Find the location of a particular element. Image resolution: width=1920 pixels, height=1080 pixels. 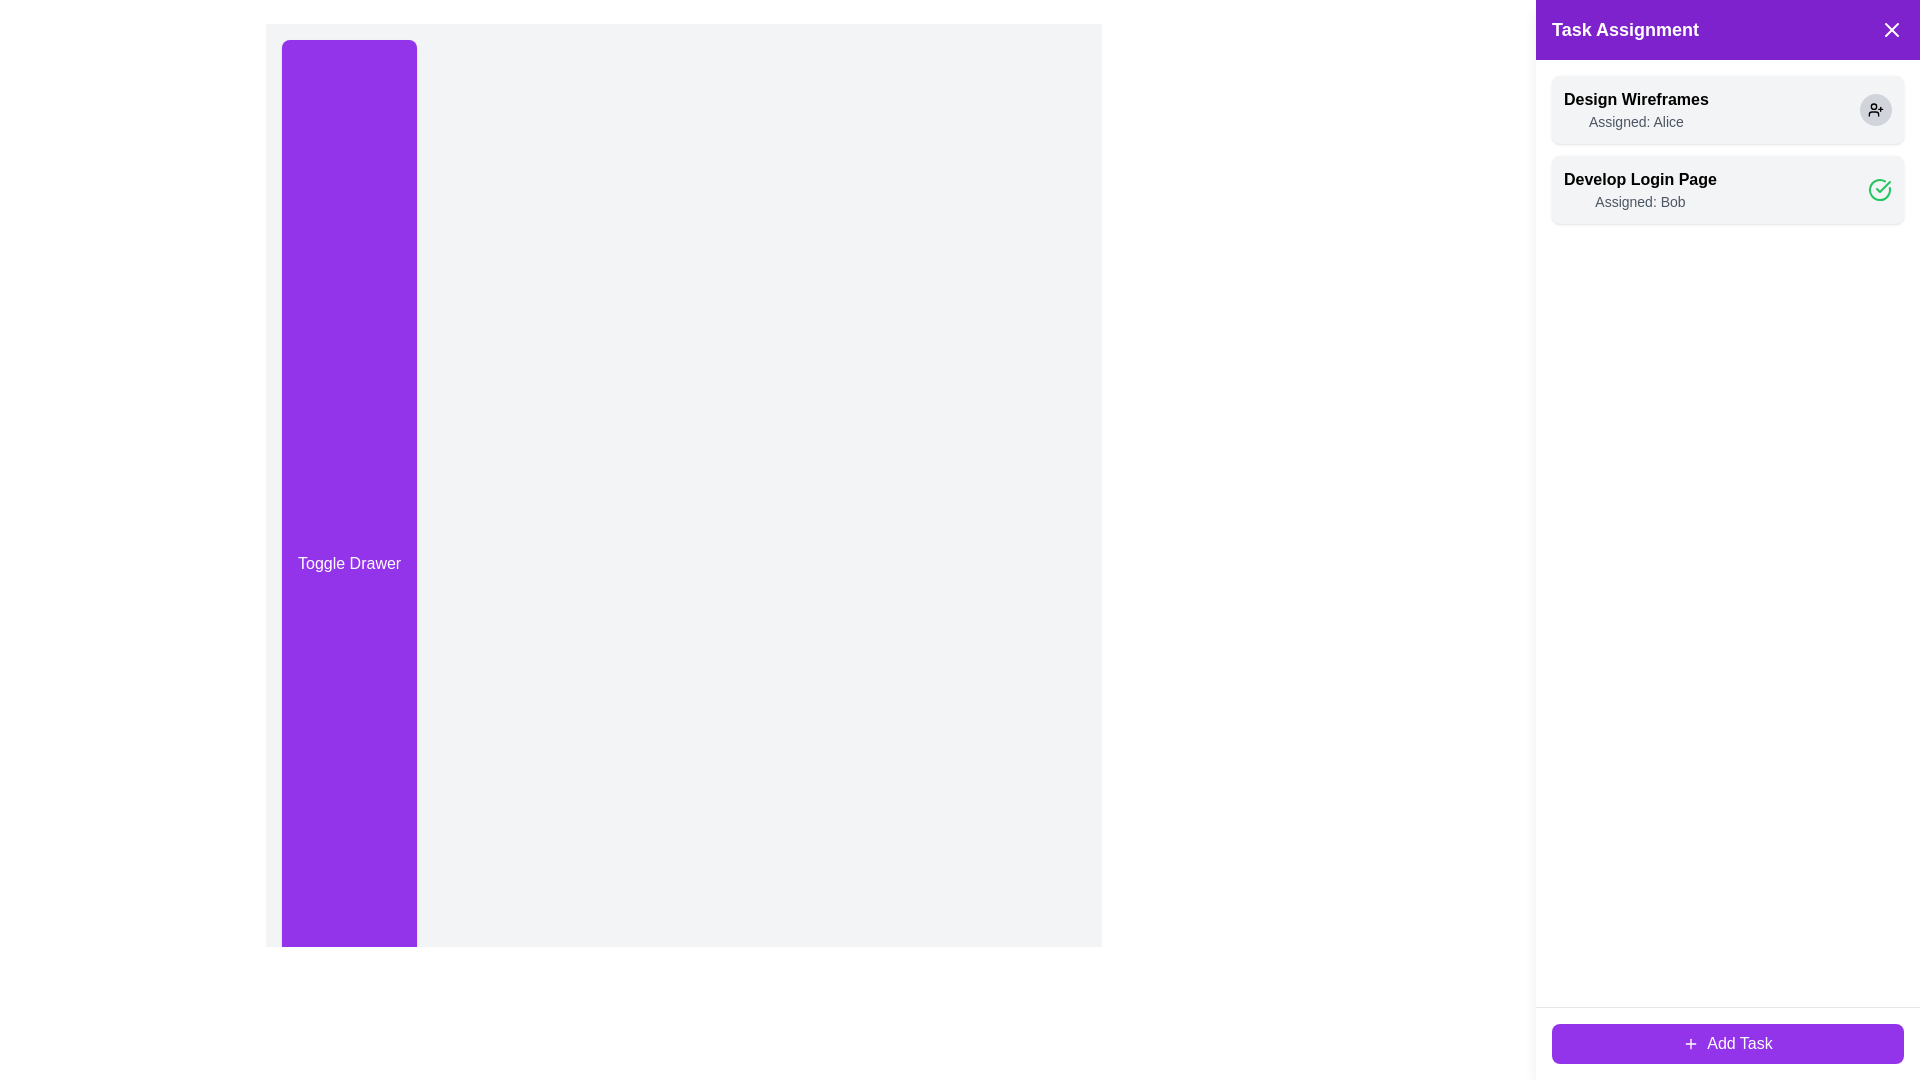

header text 'Task Assignment' located in the top-right corner of the interface, inside the purple header bar, next to the close icon is located at coordinates (1625, 30).